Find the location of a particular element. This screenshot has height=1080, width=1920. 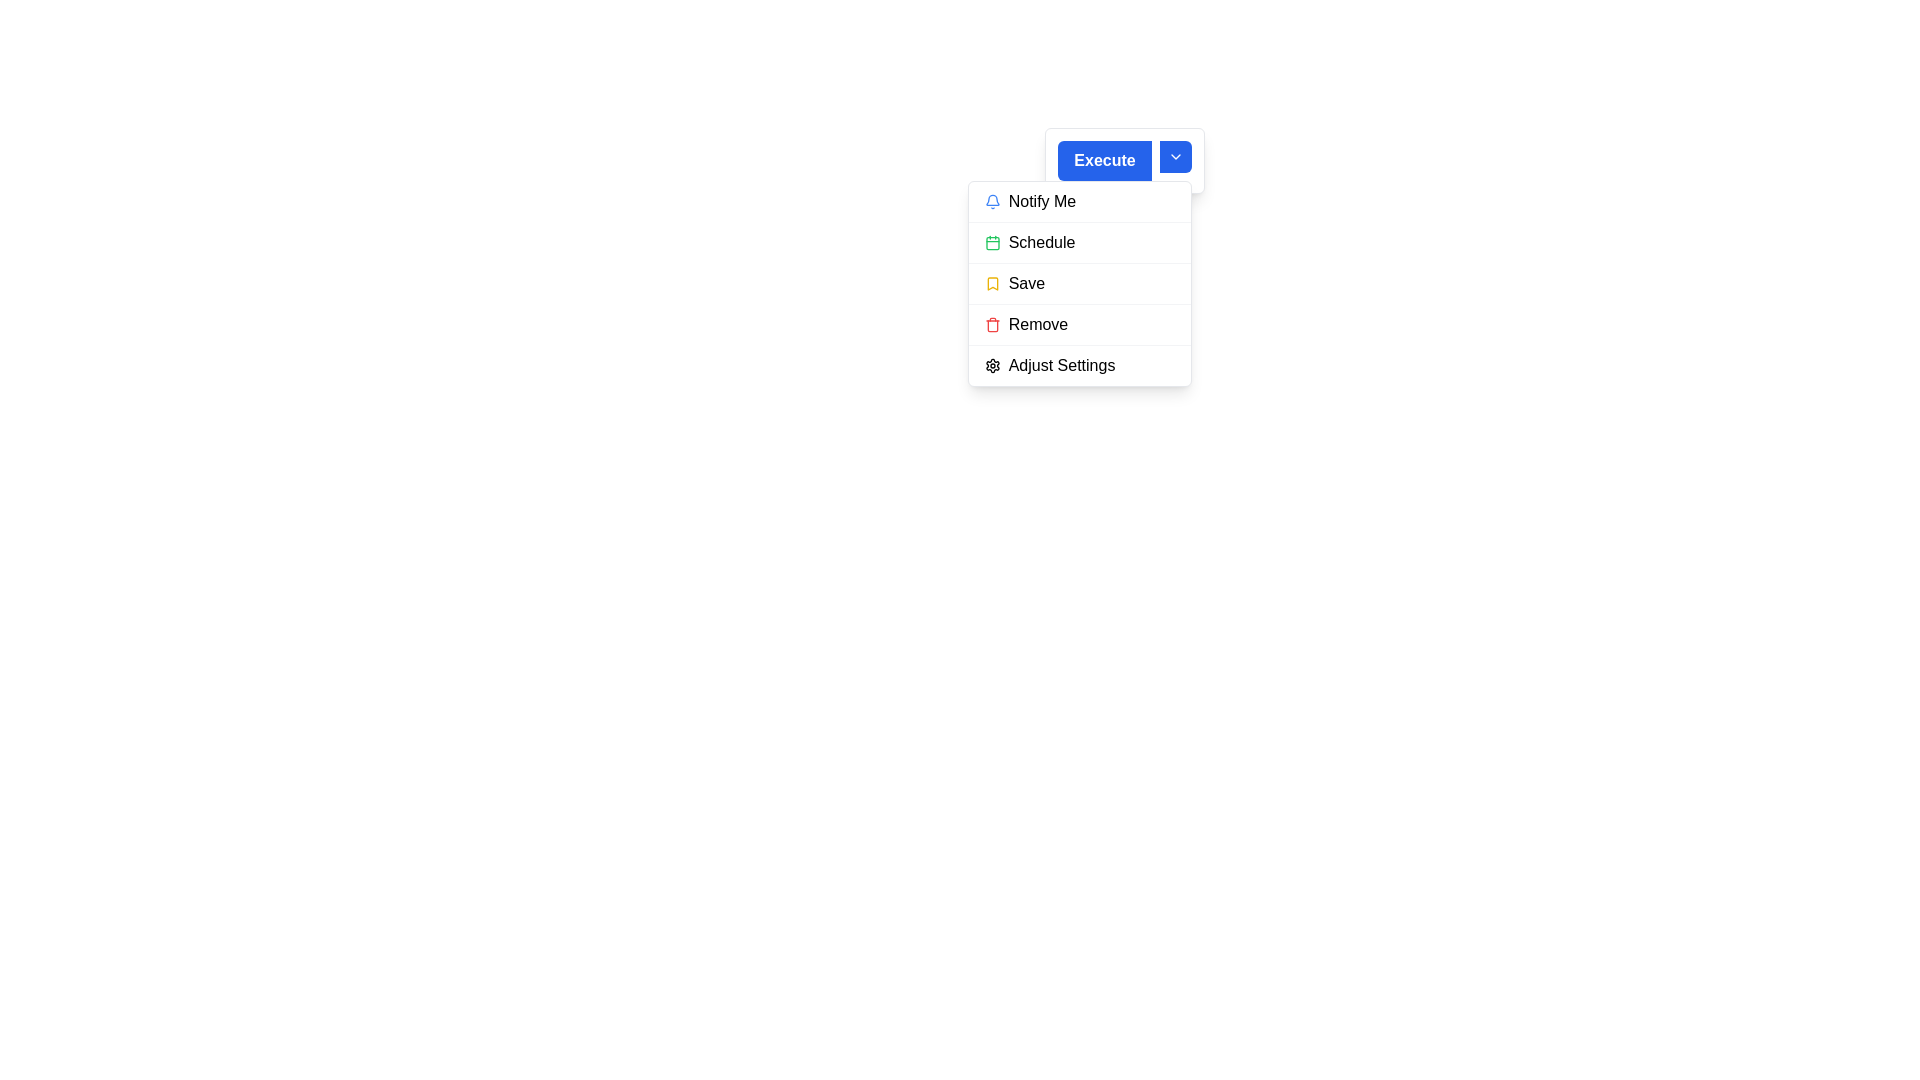

the 'Schedule' menu item, which is the second option in the vertical dropdown menu below the blue 'Execute' button is located at coordinates (1078, 241).